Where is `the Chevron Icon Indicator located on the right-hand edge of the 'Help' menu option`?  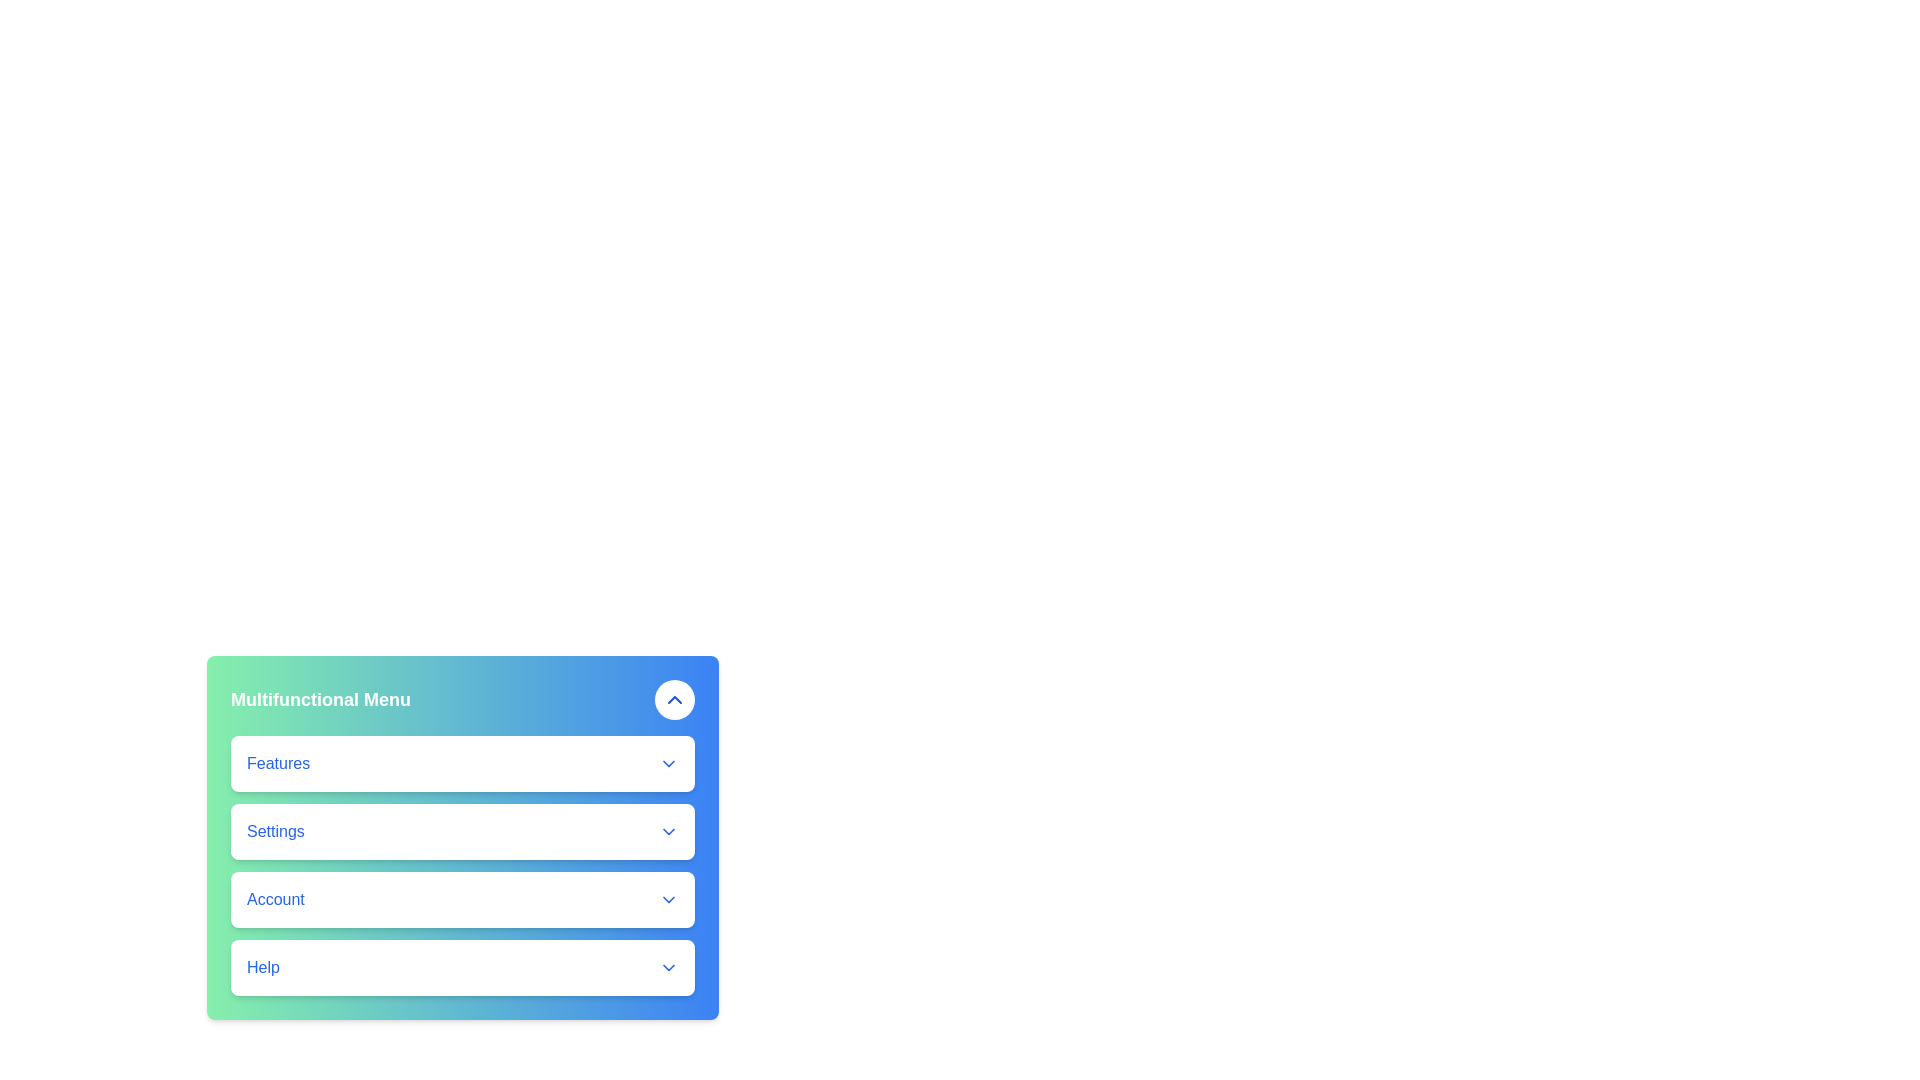 the Chevron Icon Indicator located on the right-hand edge of the 'Help' menu option is located at coordinates (668, 967).